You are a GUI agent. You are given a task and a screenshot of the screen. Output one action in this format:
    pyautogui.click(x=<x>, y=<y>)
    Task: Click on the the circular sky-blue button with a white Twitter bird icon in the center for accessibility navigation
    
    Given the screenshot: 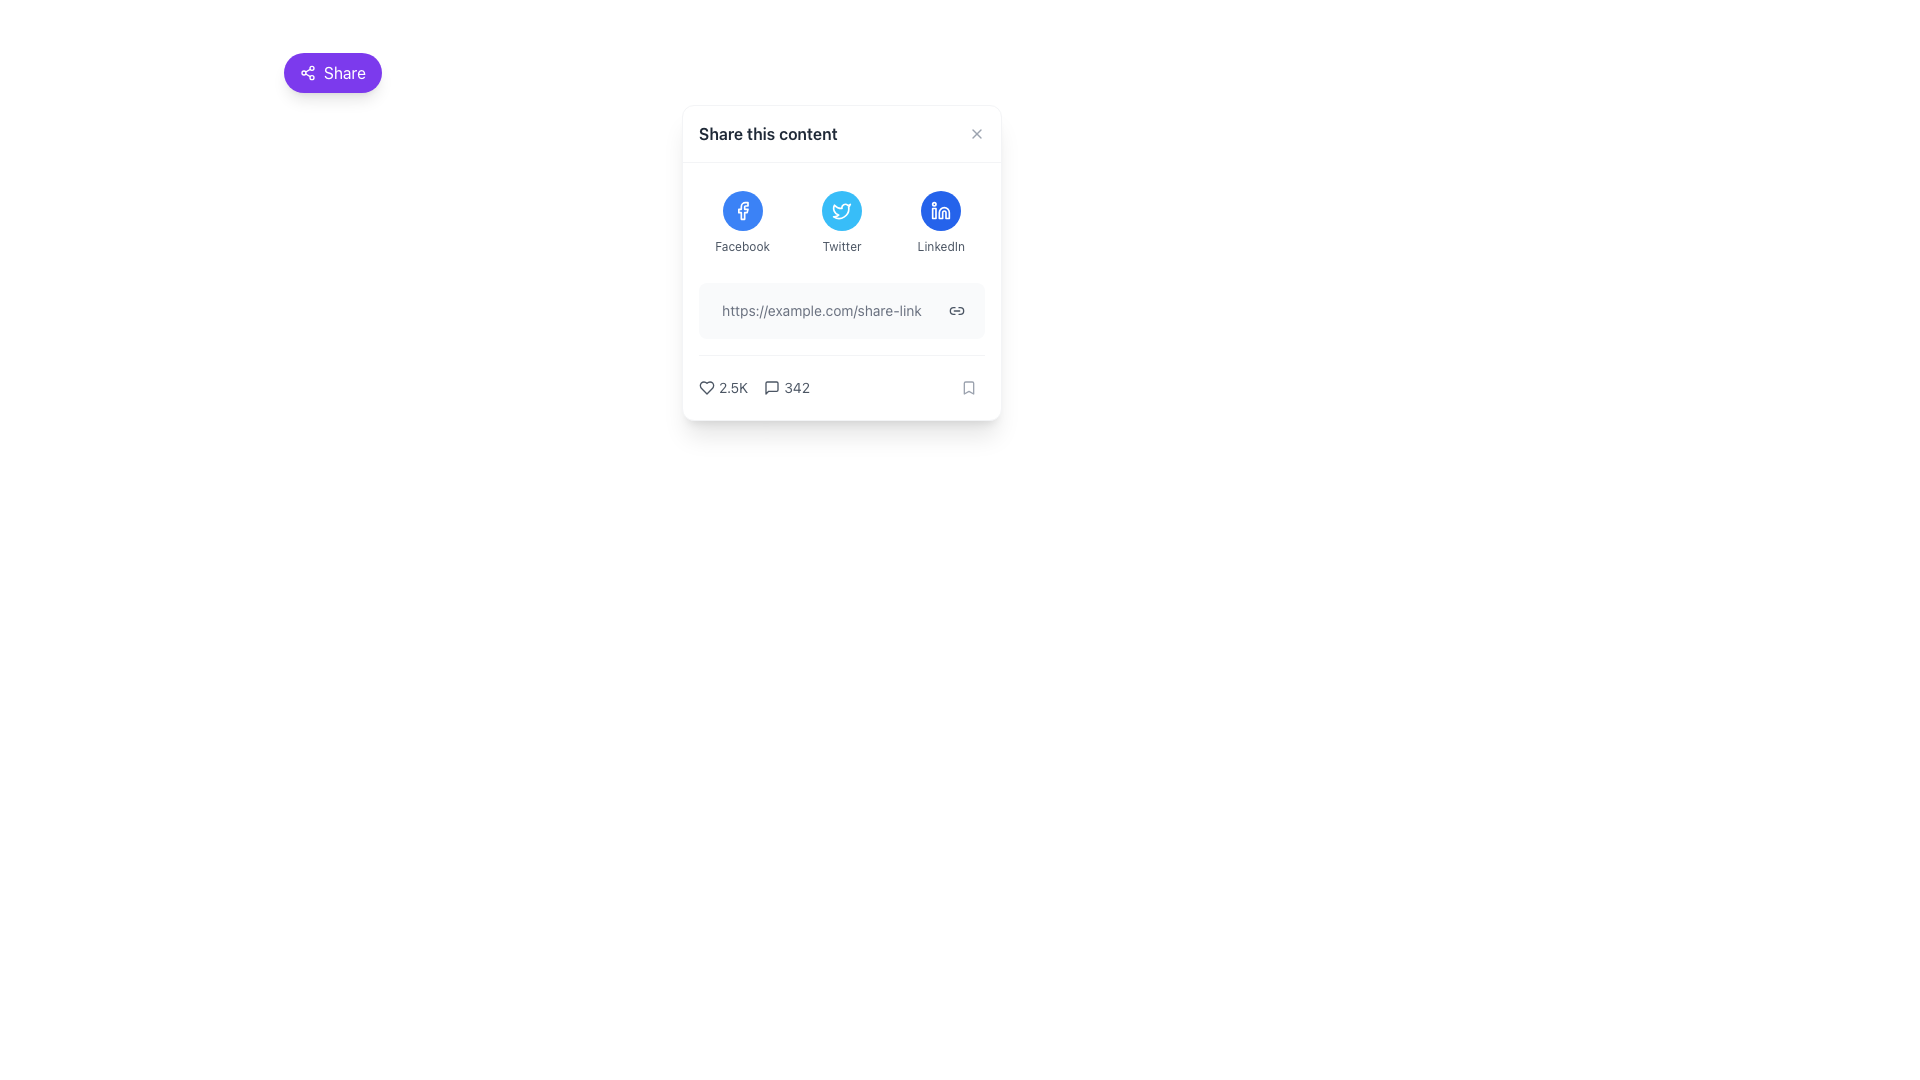 What is the action you would take?
    pyautogui.click(x=841, y=211)
    